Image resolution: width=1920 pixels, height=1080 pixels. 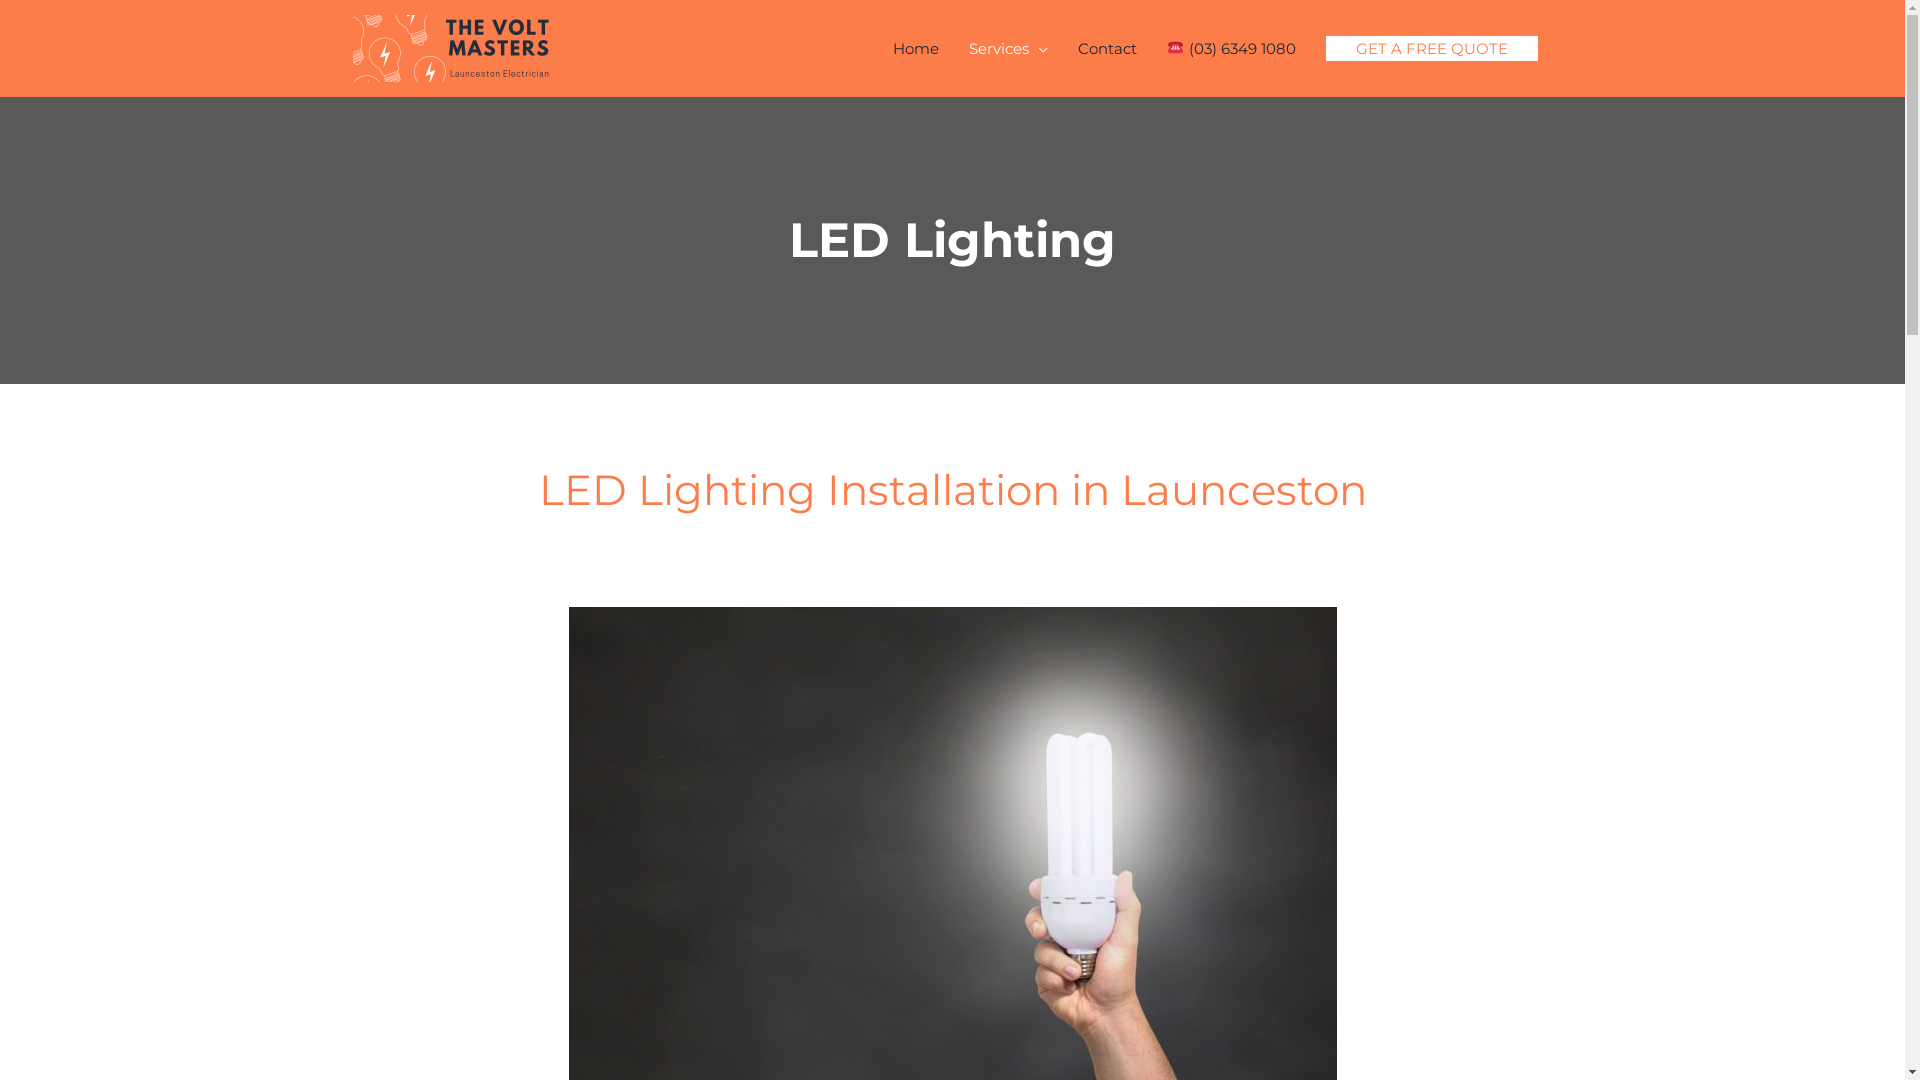 I want to click on 'GET A FREE QUOTE', so click(x=1430, y=47).